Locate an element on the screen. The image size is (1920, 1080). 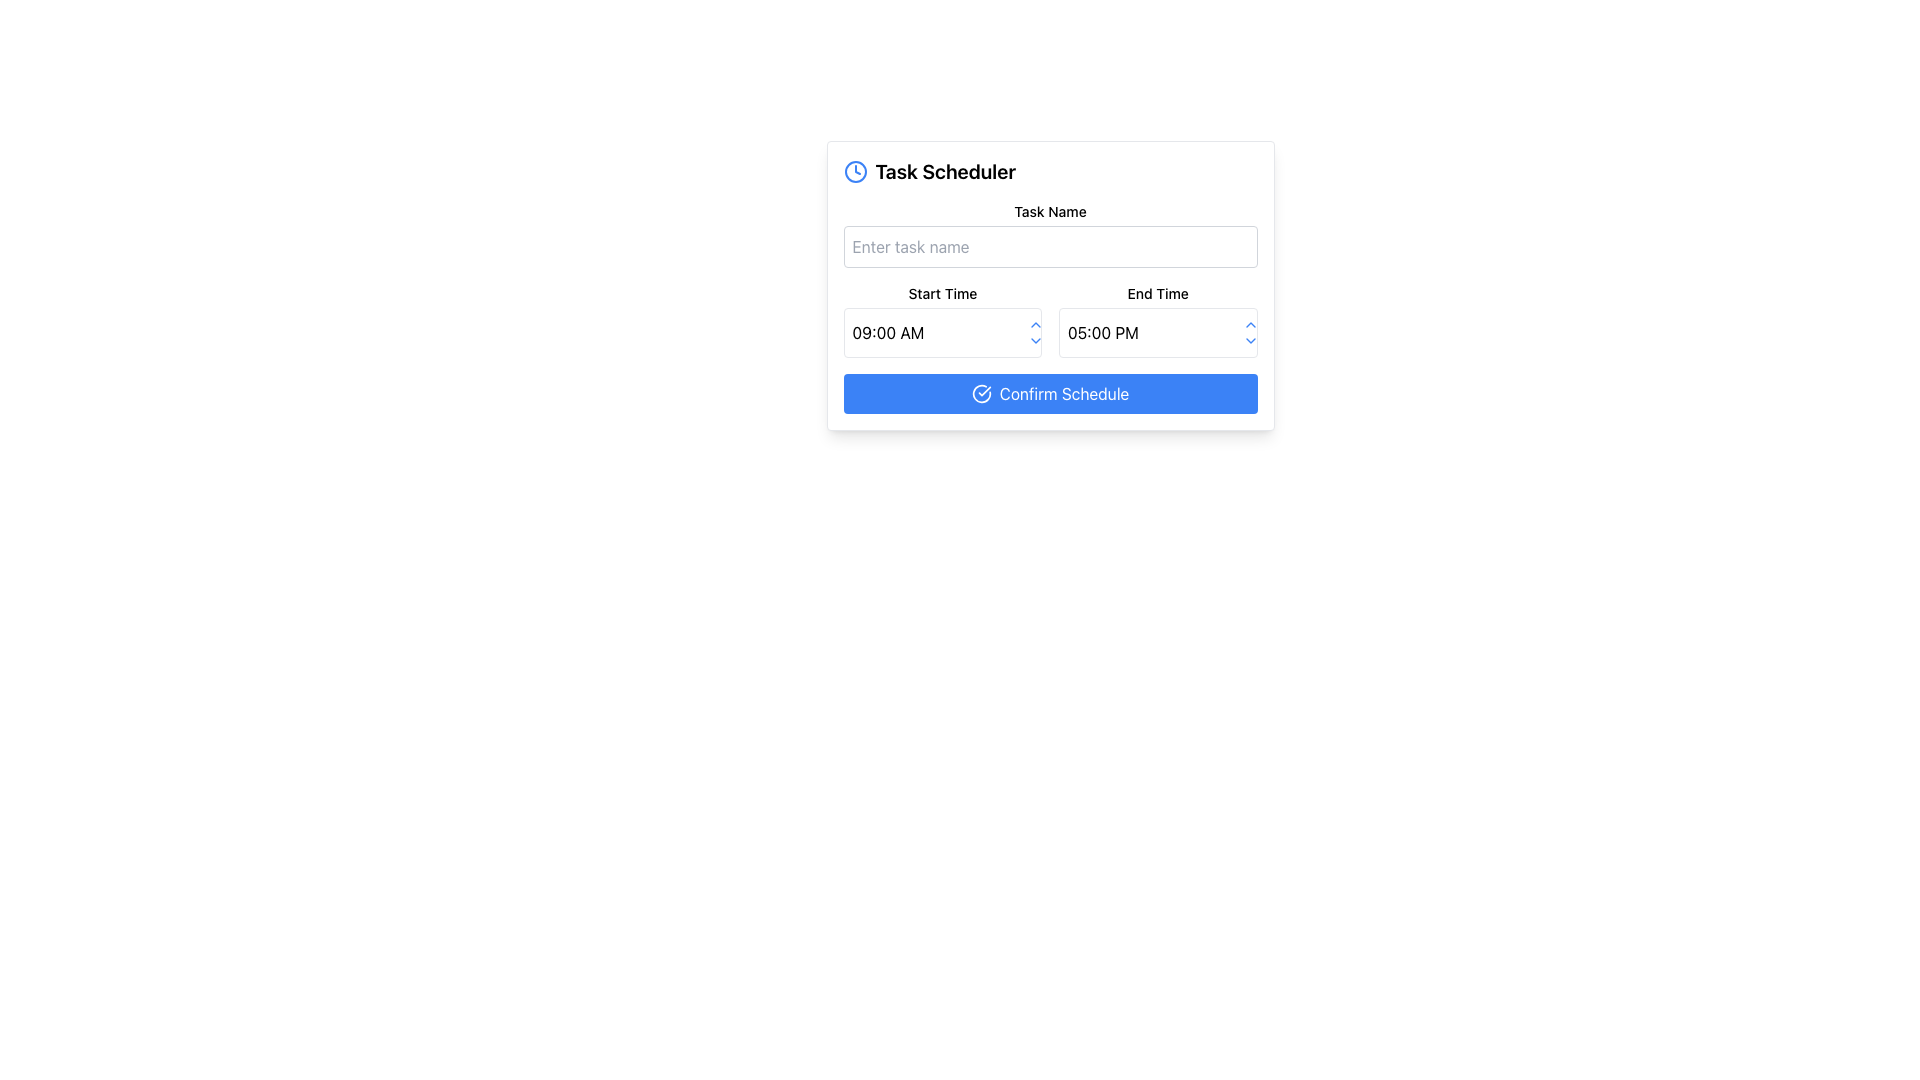
the 'Start Time' input field is located at coordinates (1049, 319).